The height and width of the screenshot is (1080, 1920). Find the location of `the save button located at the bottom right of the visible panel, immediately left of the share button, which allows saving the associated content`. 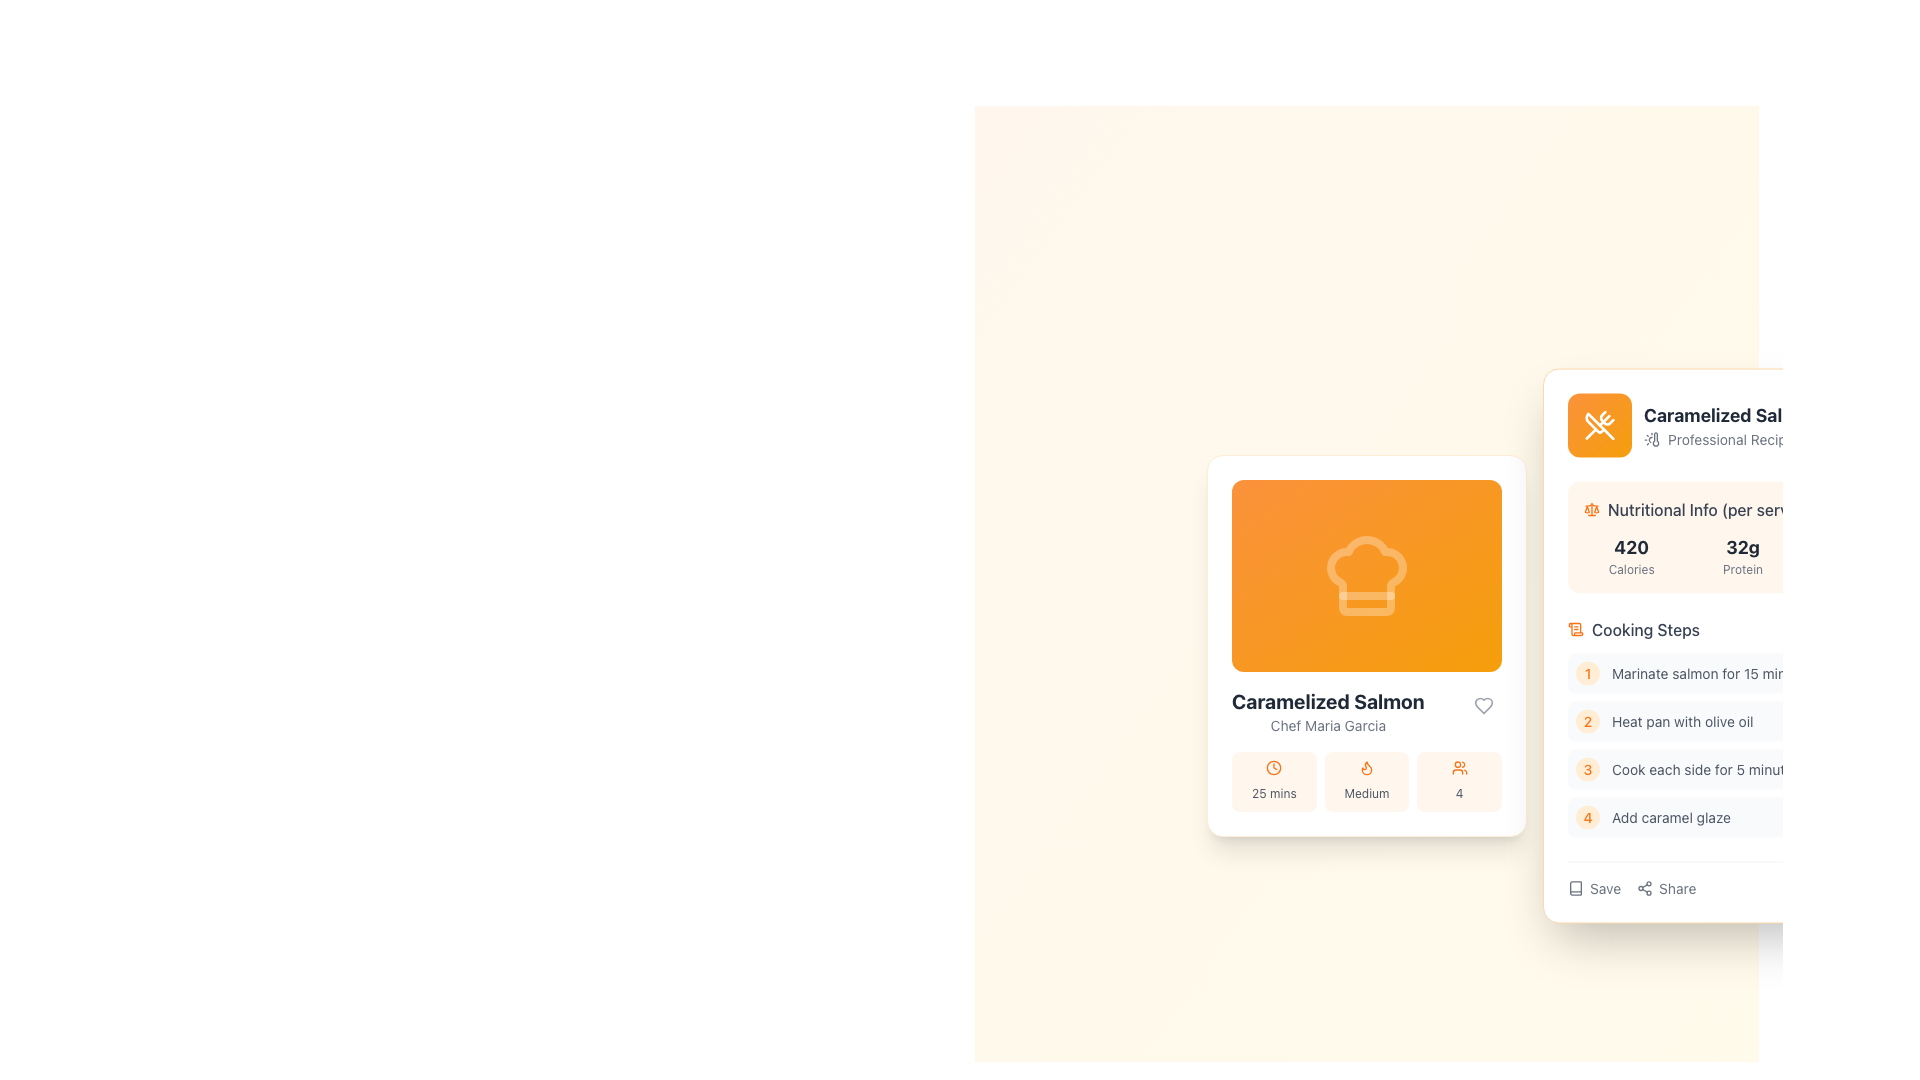

the save button located at the bottom right of the visible panel, immediately left of the share button, which allows saving the associated content is located at coordinates (1593, 887).